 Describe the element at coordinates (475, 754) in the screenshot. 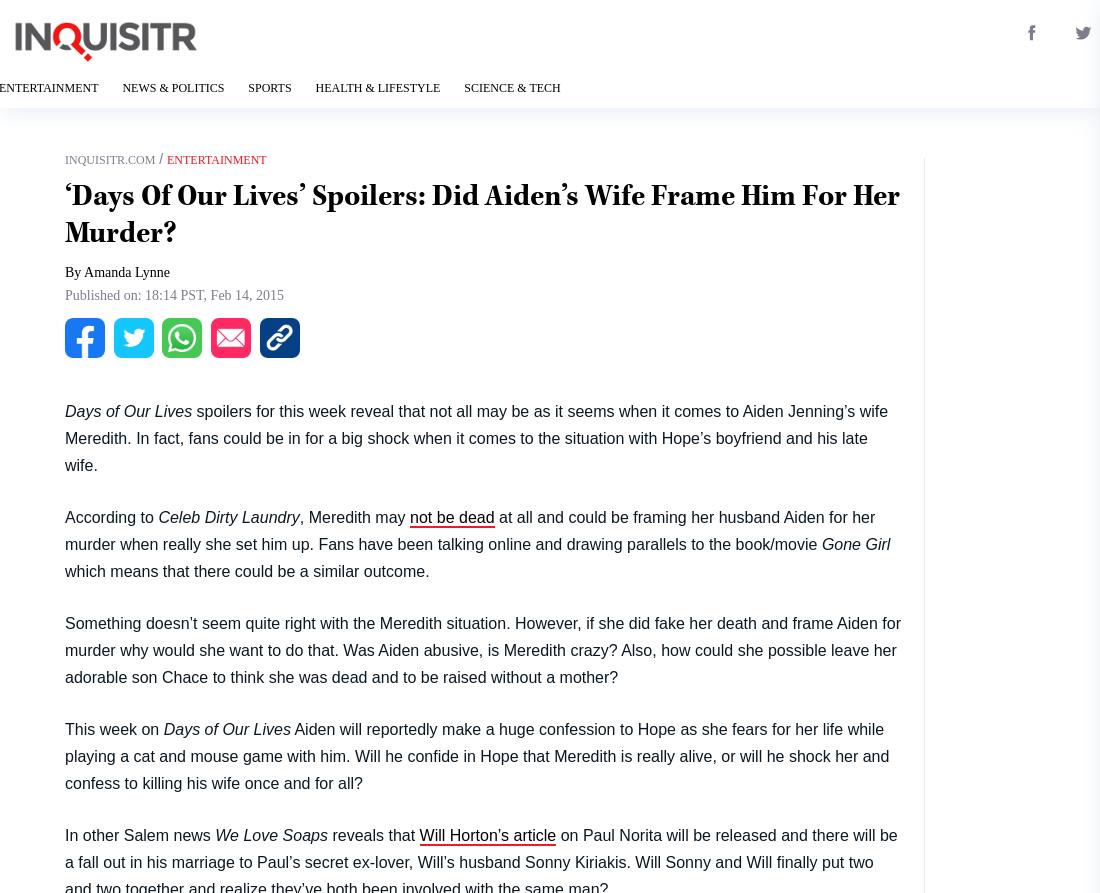

I see `'Aiden will reportedly make a huge confession to Hope as she fears for her life while playing a cat and mouse game with him. Will he confide in Hope that Meredith is really alive, or will he shock her and confess to killing his wife once and for all?'` at that location.